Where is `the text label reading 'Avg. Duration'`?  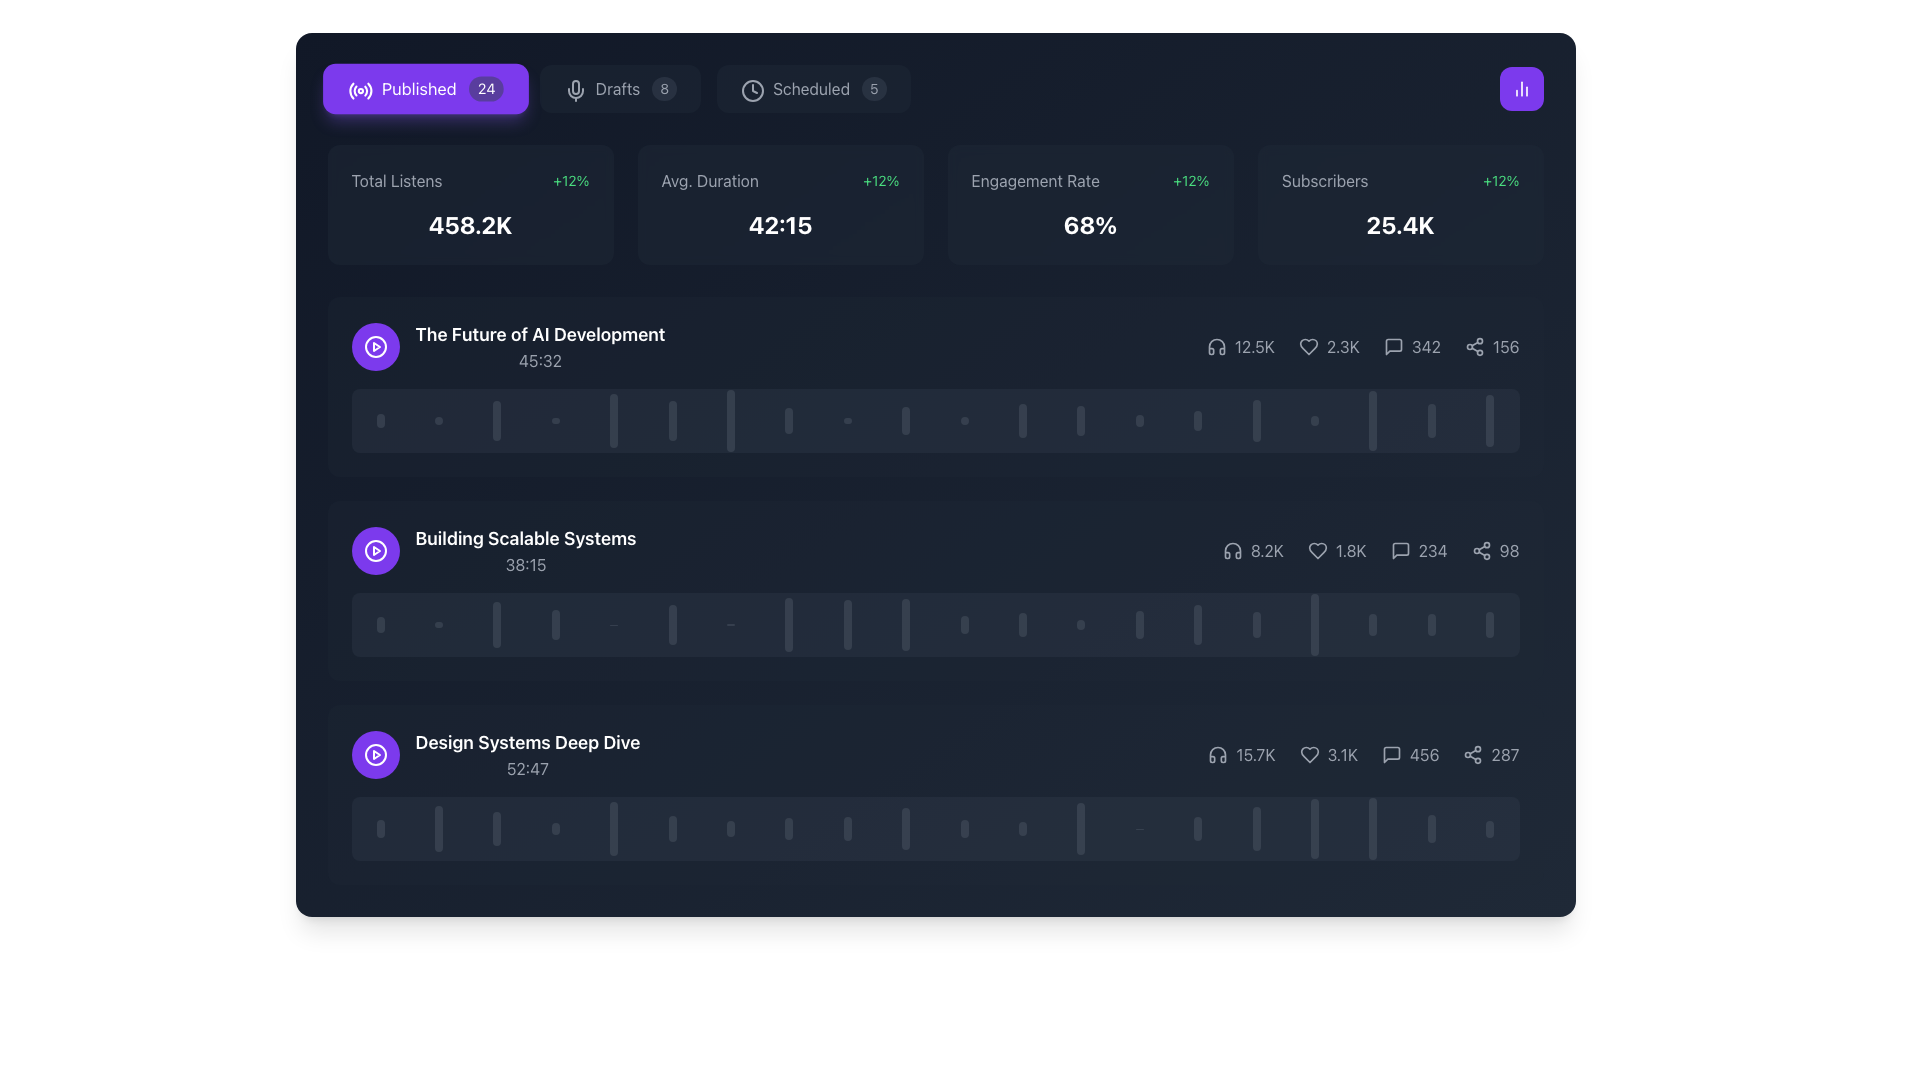
the text label reading 'Avg. Duration' is located at coordinates (710, 181).